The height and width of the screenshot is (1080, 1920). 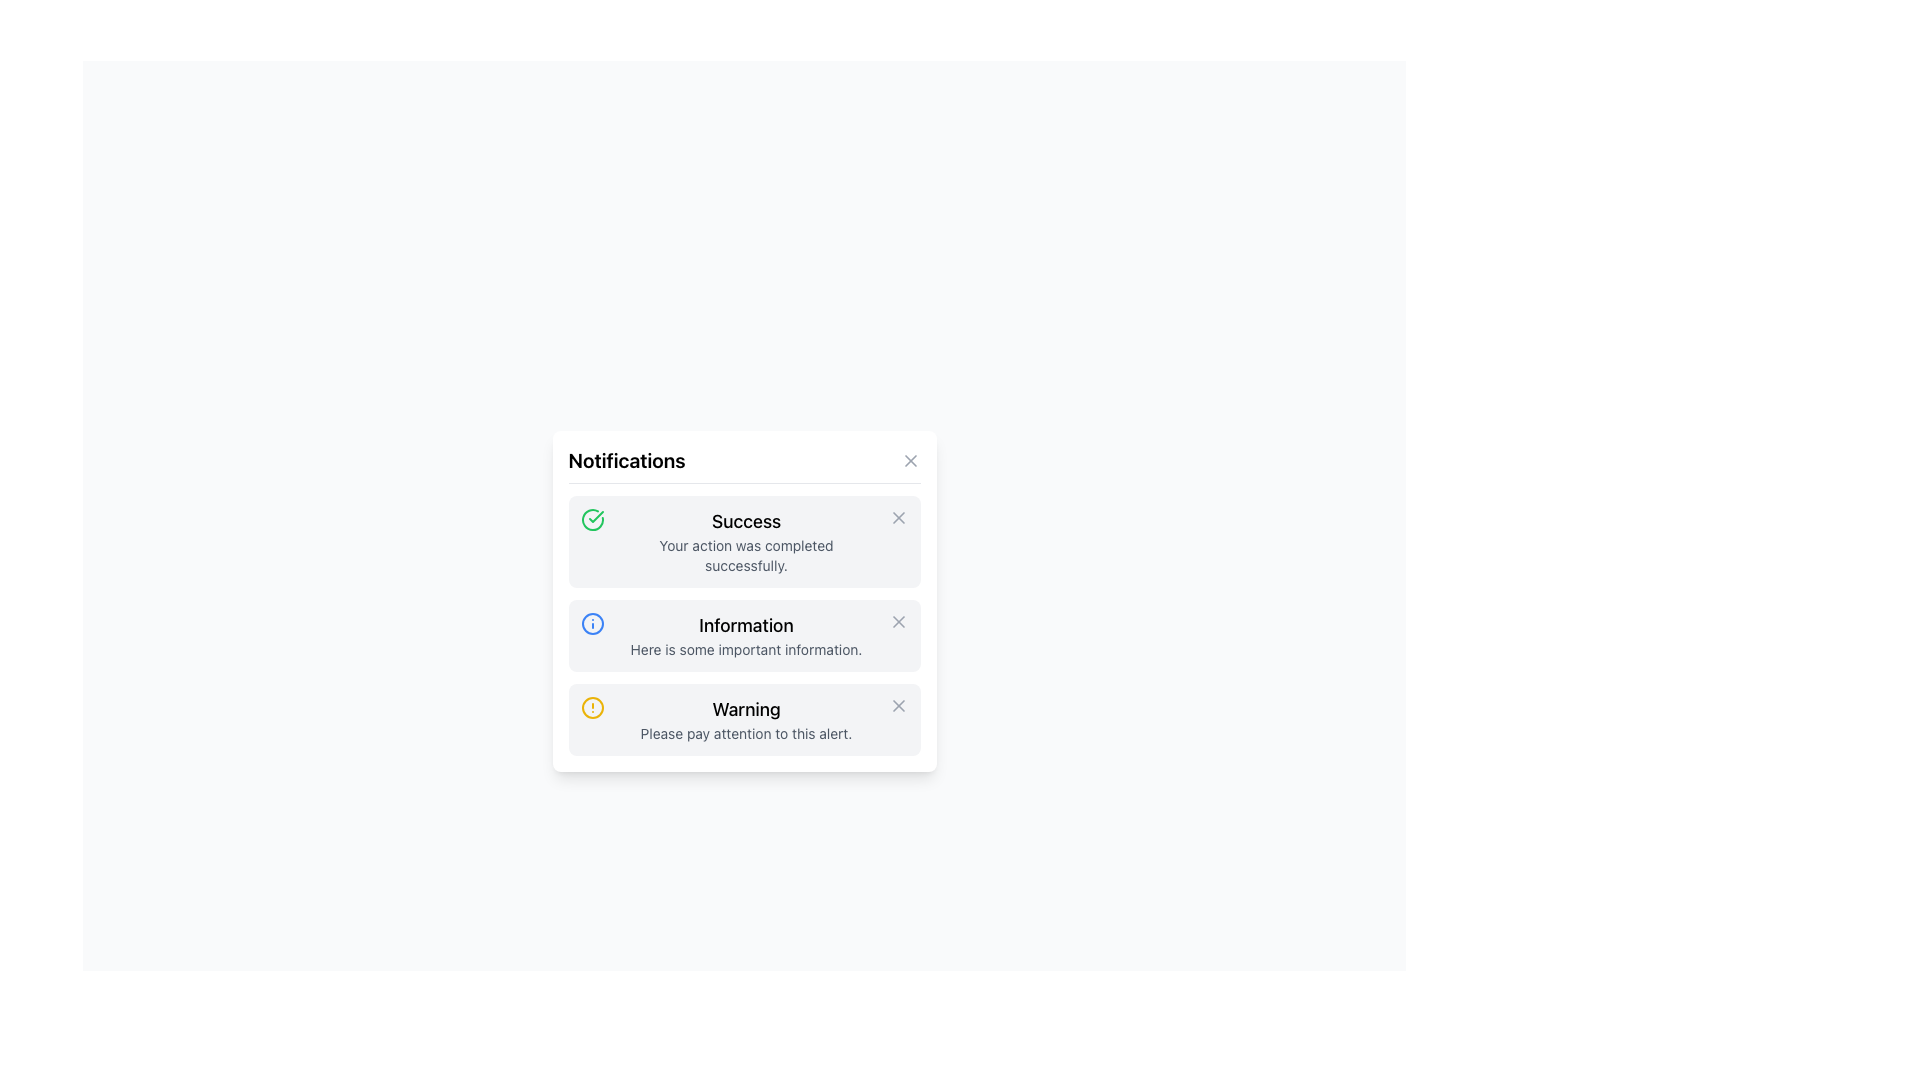 I want to click on the gray cross icon located in the top right corner of the Notifications panel, so click(x=909, y=460).